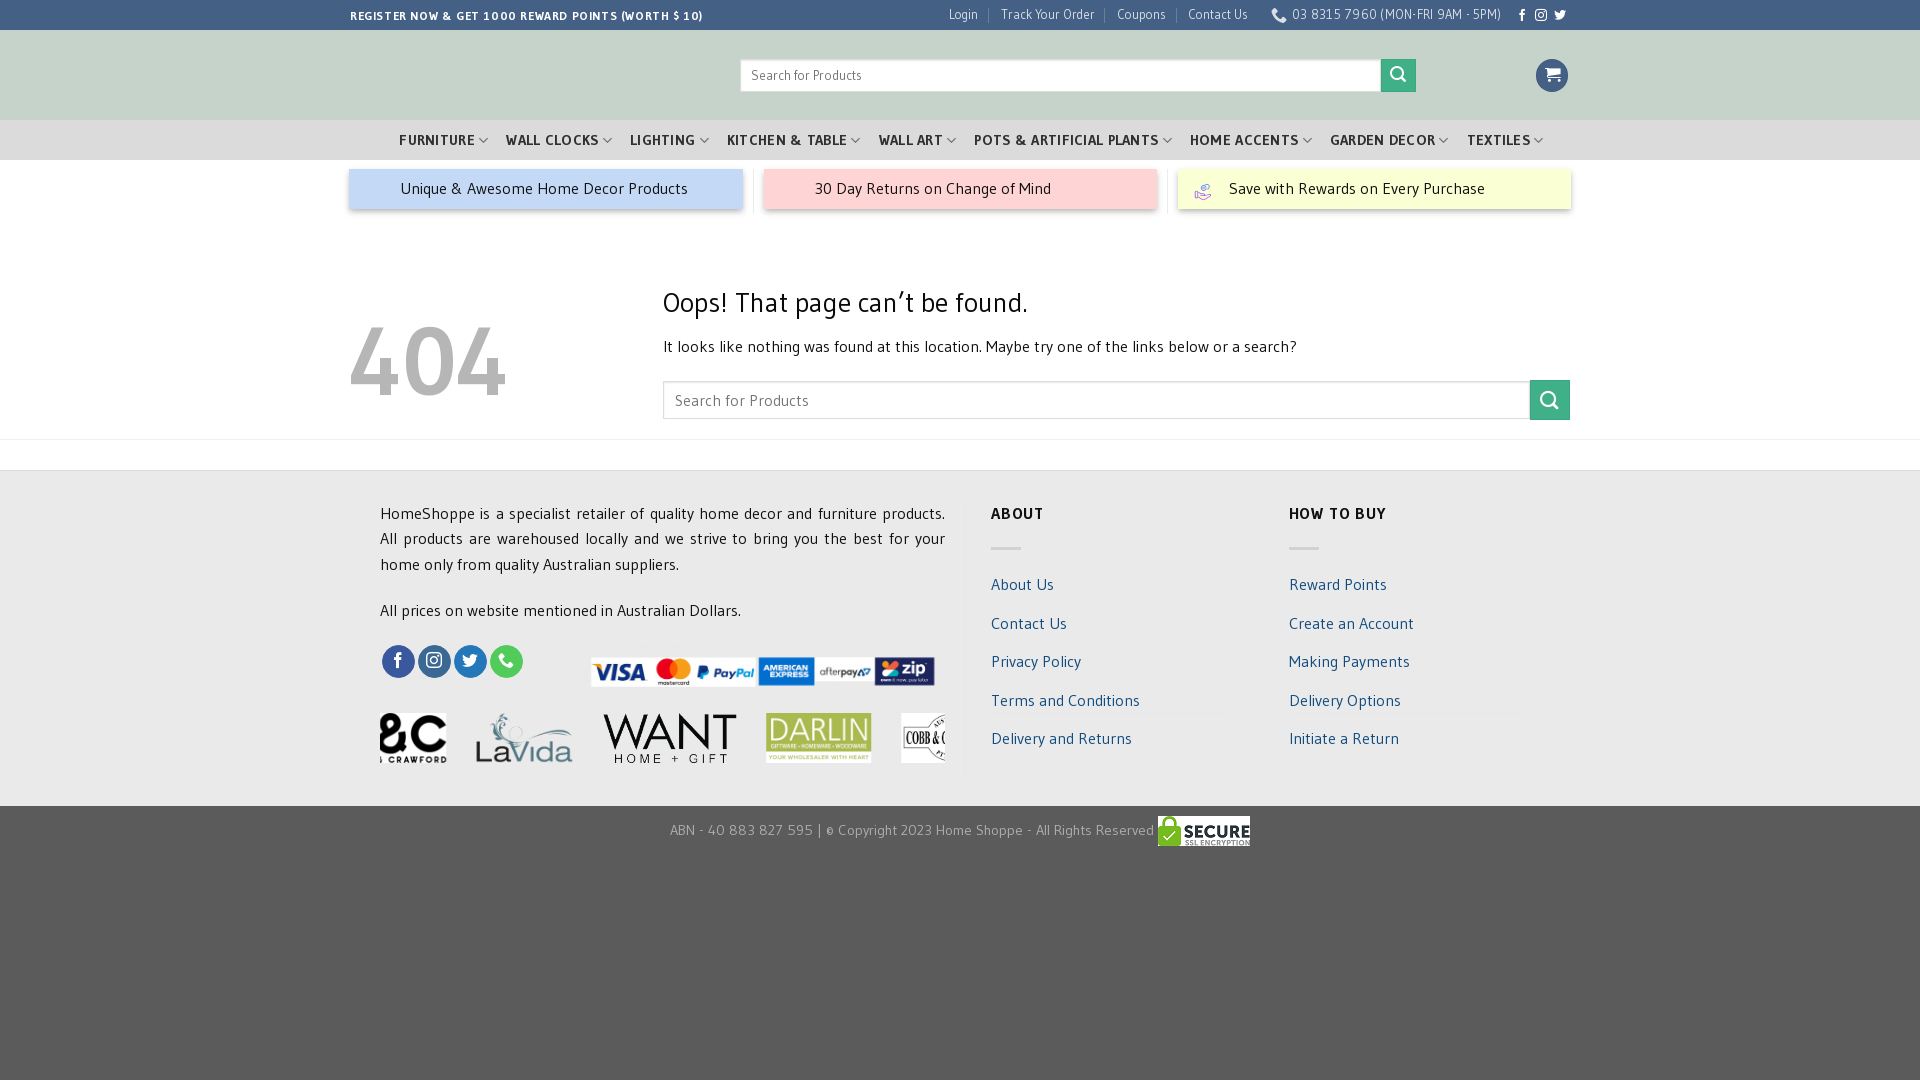 This screenshot has width=1920, height=1080. Describe the element at coordinates (1520, 15) in the screenshot. I see `'Follow on Facebook'` at that location.